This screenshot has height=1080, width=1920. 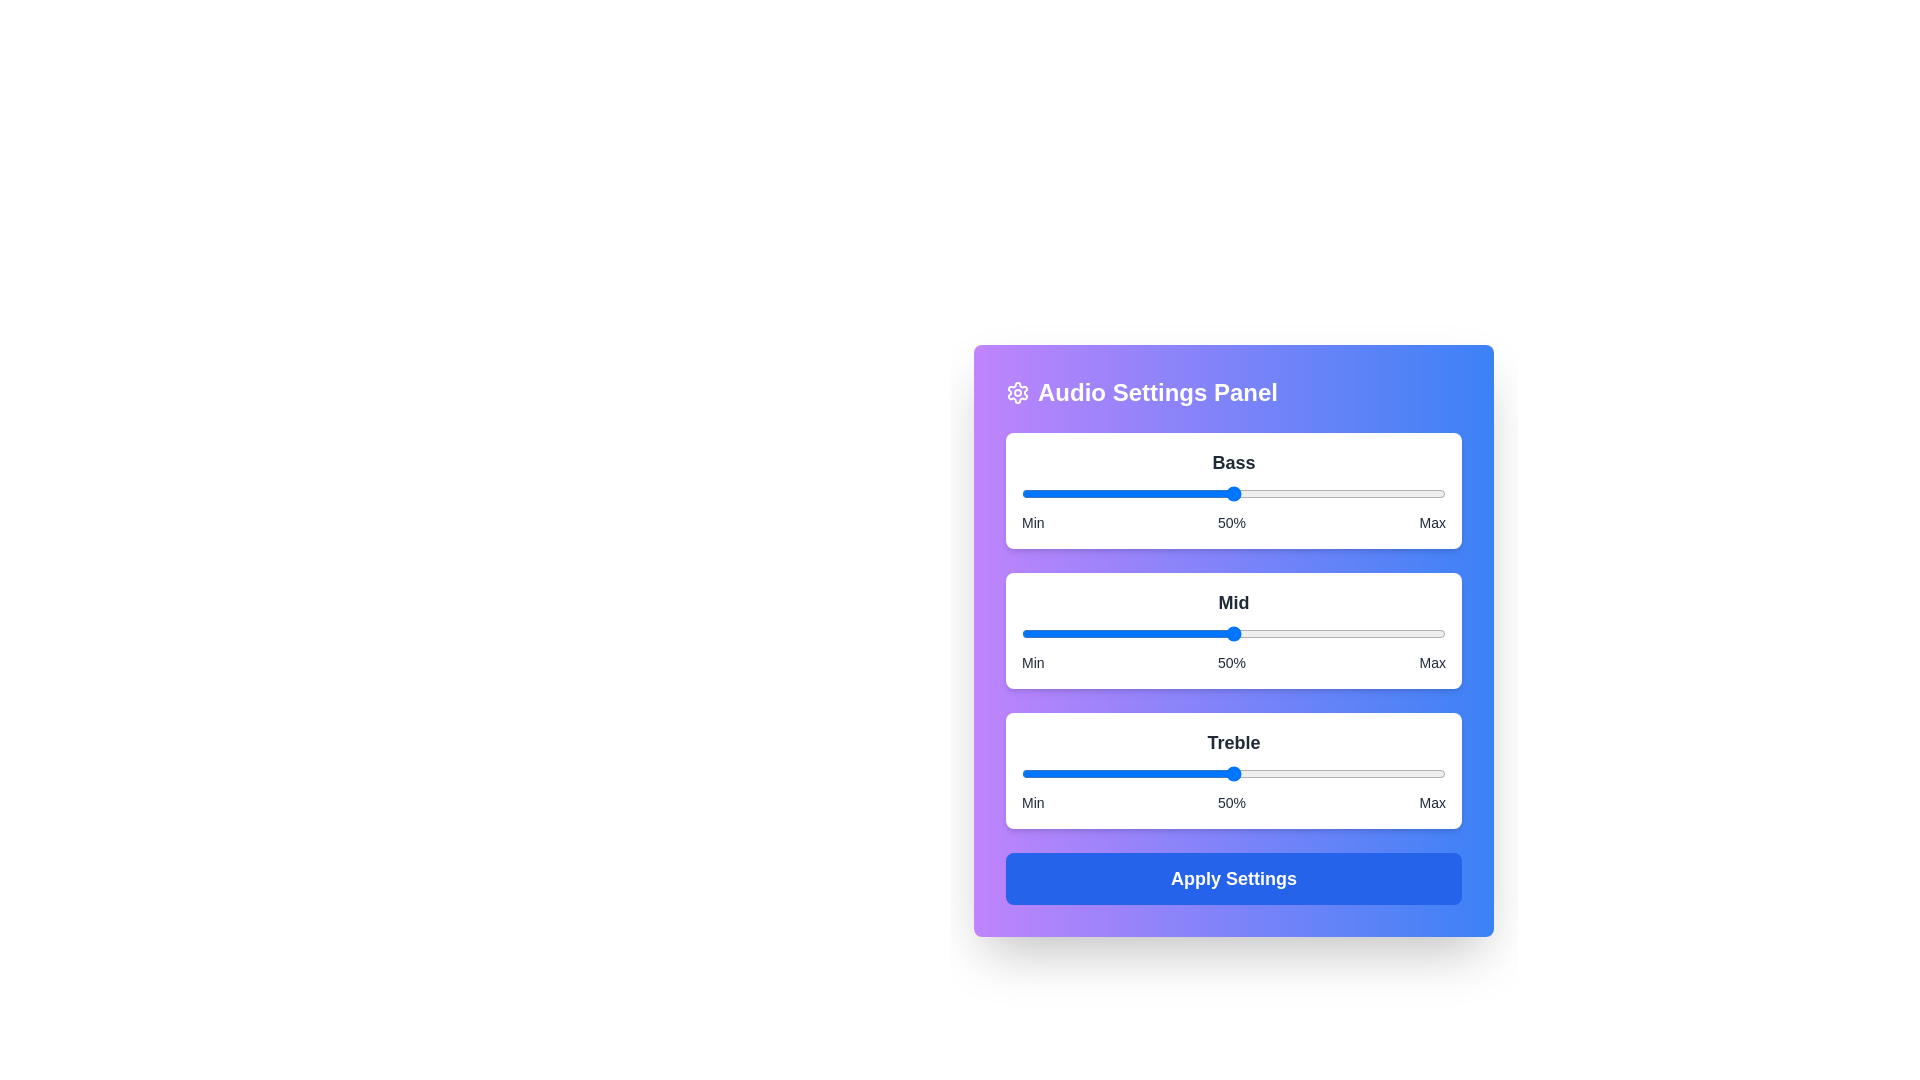 I want to click on slider, so click(x=1262, y=633).